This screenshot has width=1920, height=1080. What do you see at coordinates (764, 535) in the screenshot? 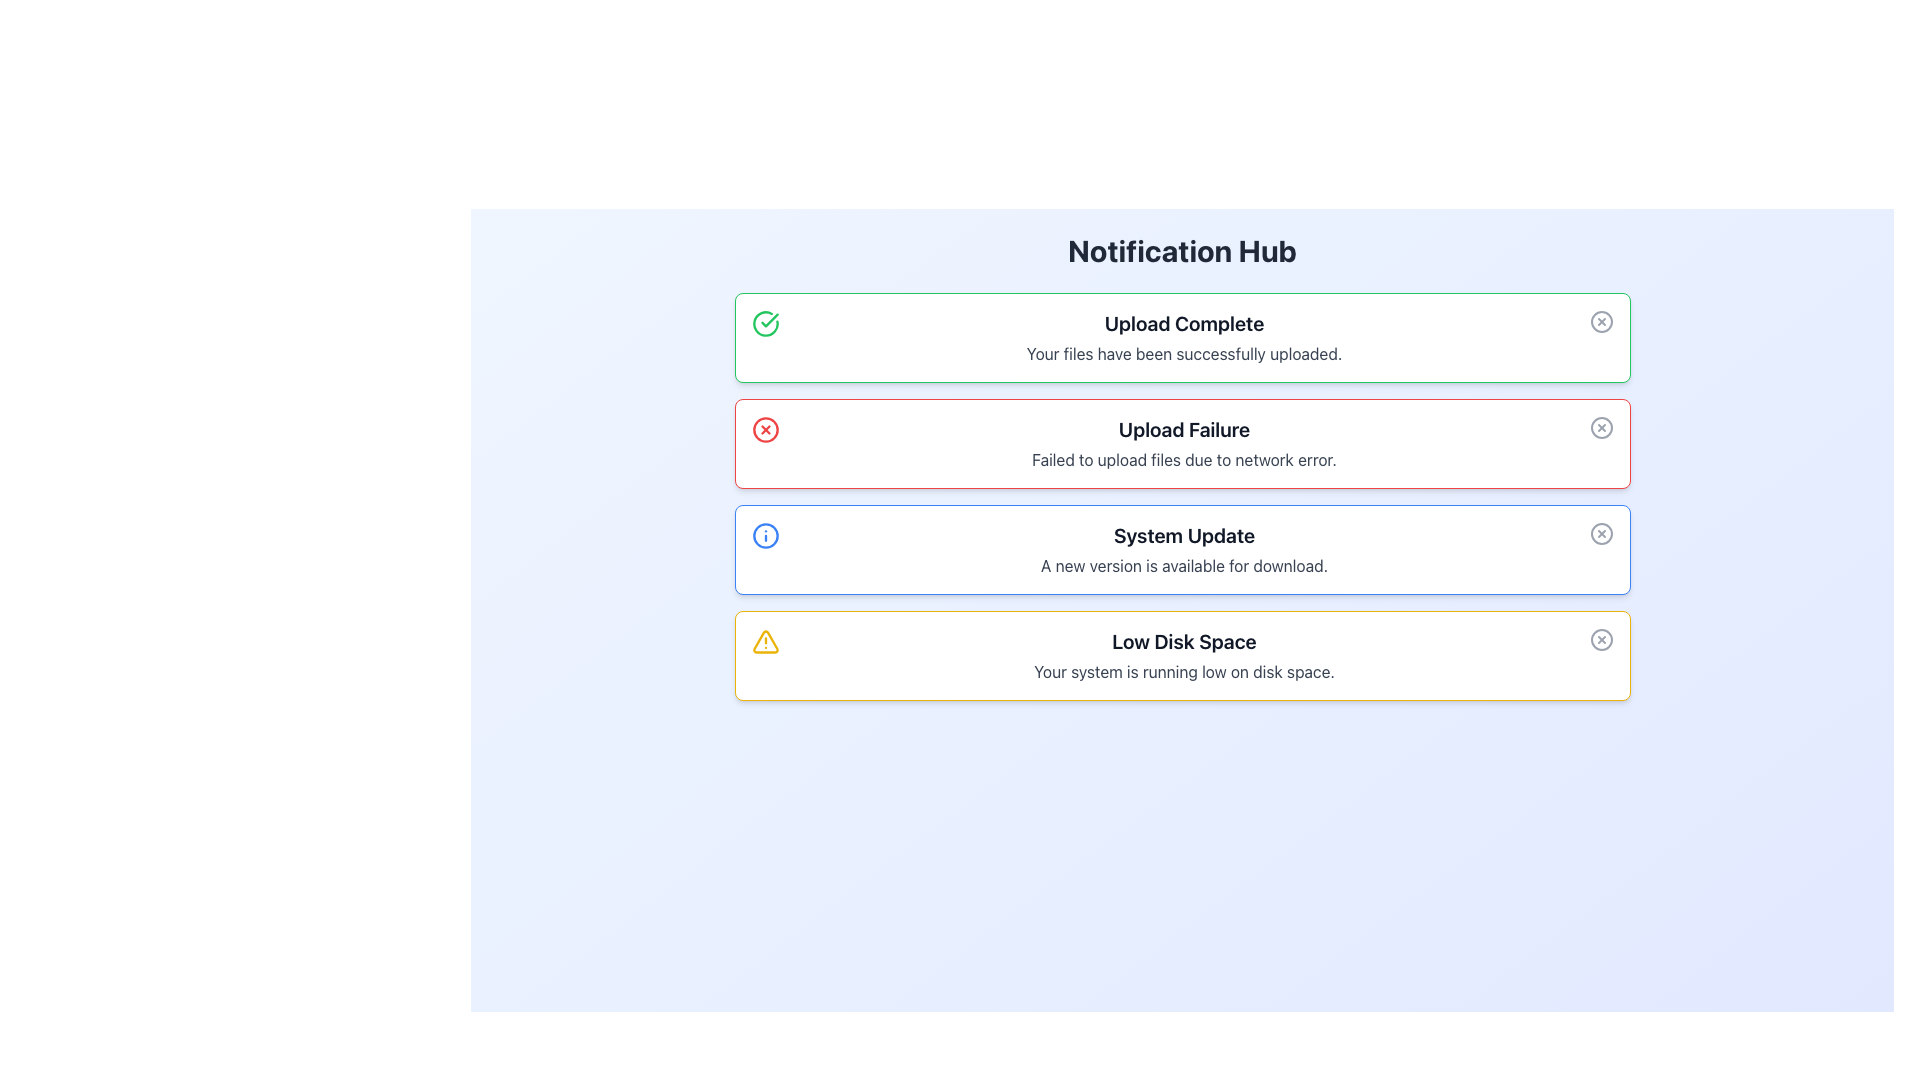
I see `the circular element with a blue outline located in the system update notification icon, which is positioned in the third notification row to the left of the heading 'System Update'` at bounding box center [764, 535].